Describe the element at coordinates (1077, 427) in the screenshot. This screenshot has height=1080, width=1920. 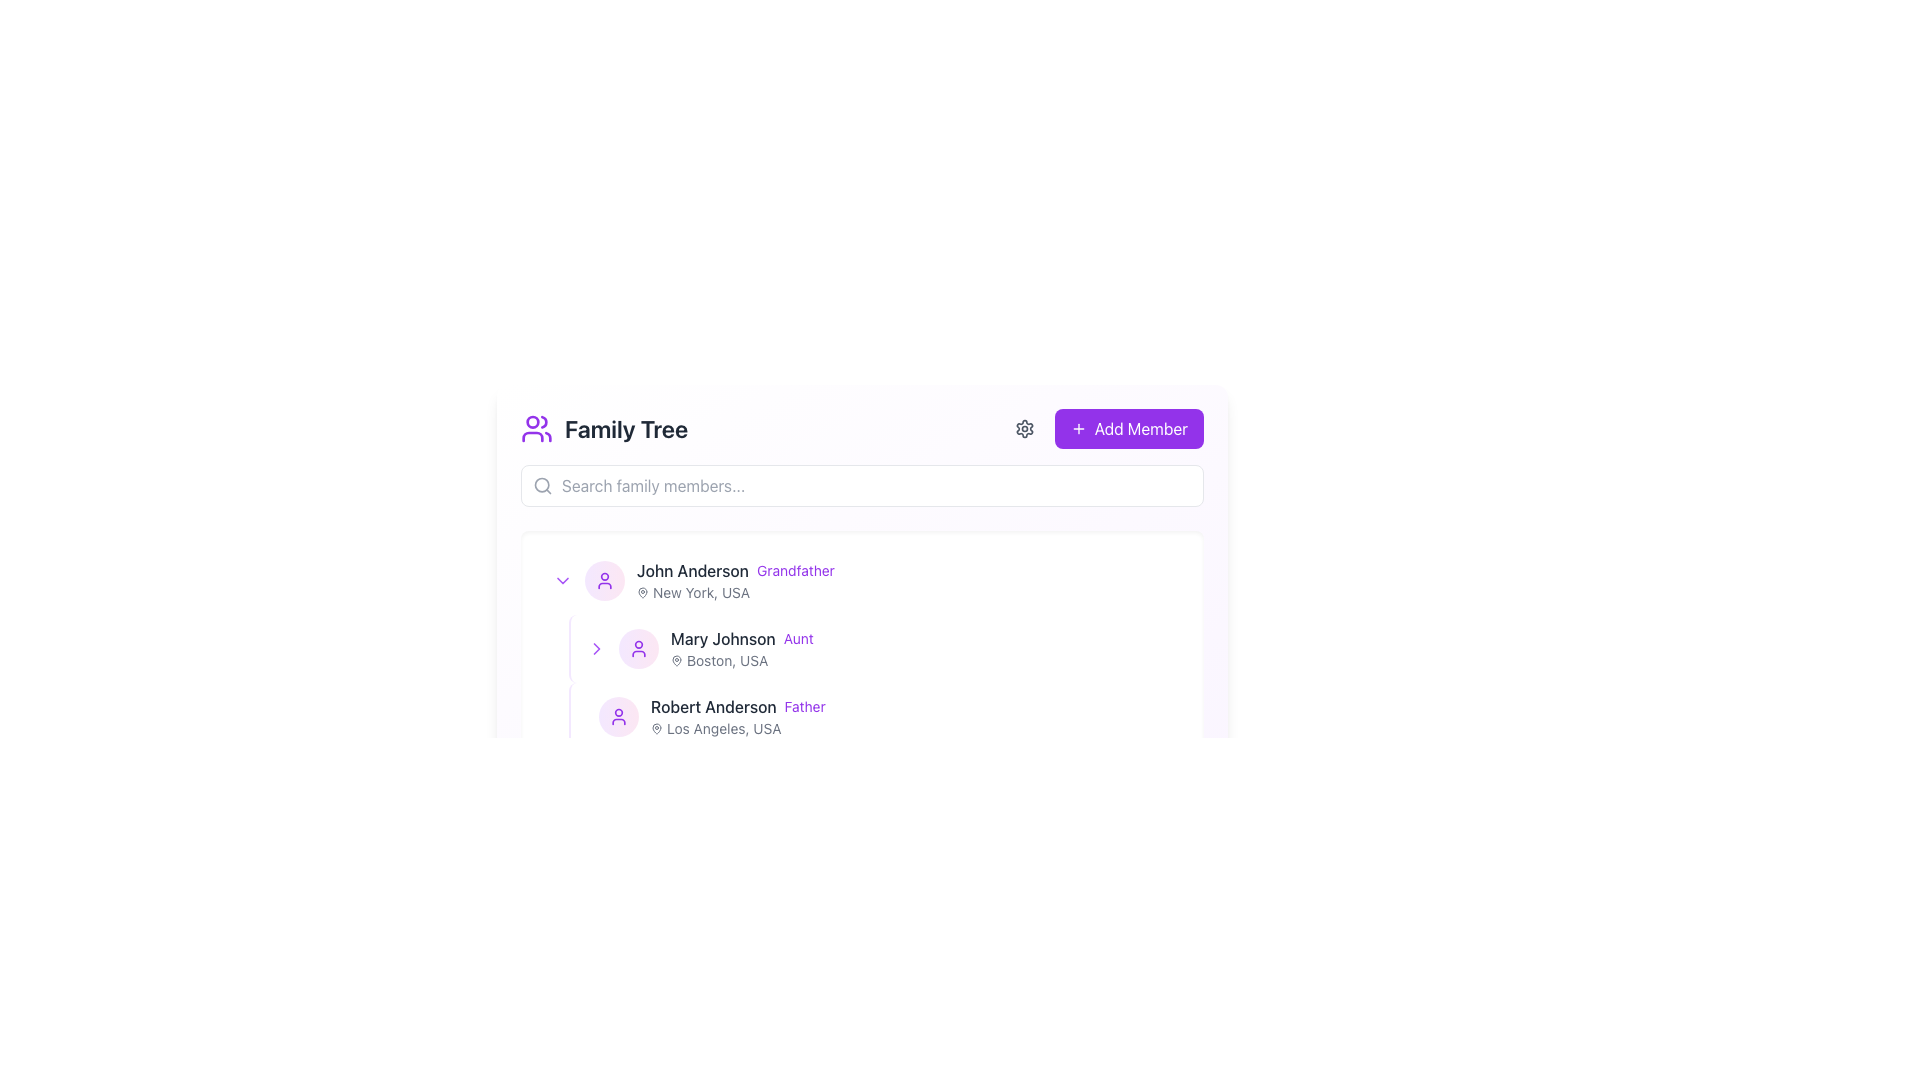
I see `the '+' icon located inside the purple 'Add Member' button at the top-right corner of the interface` at that location.